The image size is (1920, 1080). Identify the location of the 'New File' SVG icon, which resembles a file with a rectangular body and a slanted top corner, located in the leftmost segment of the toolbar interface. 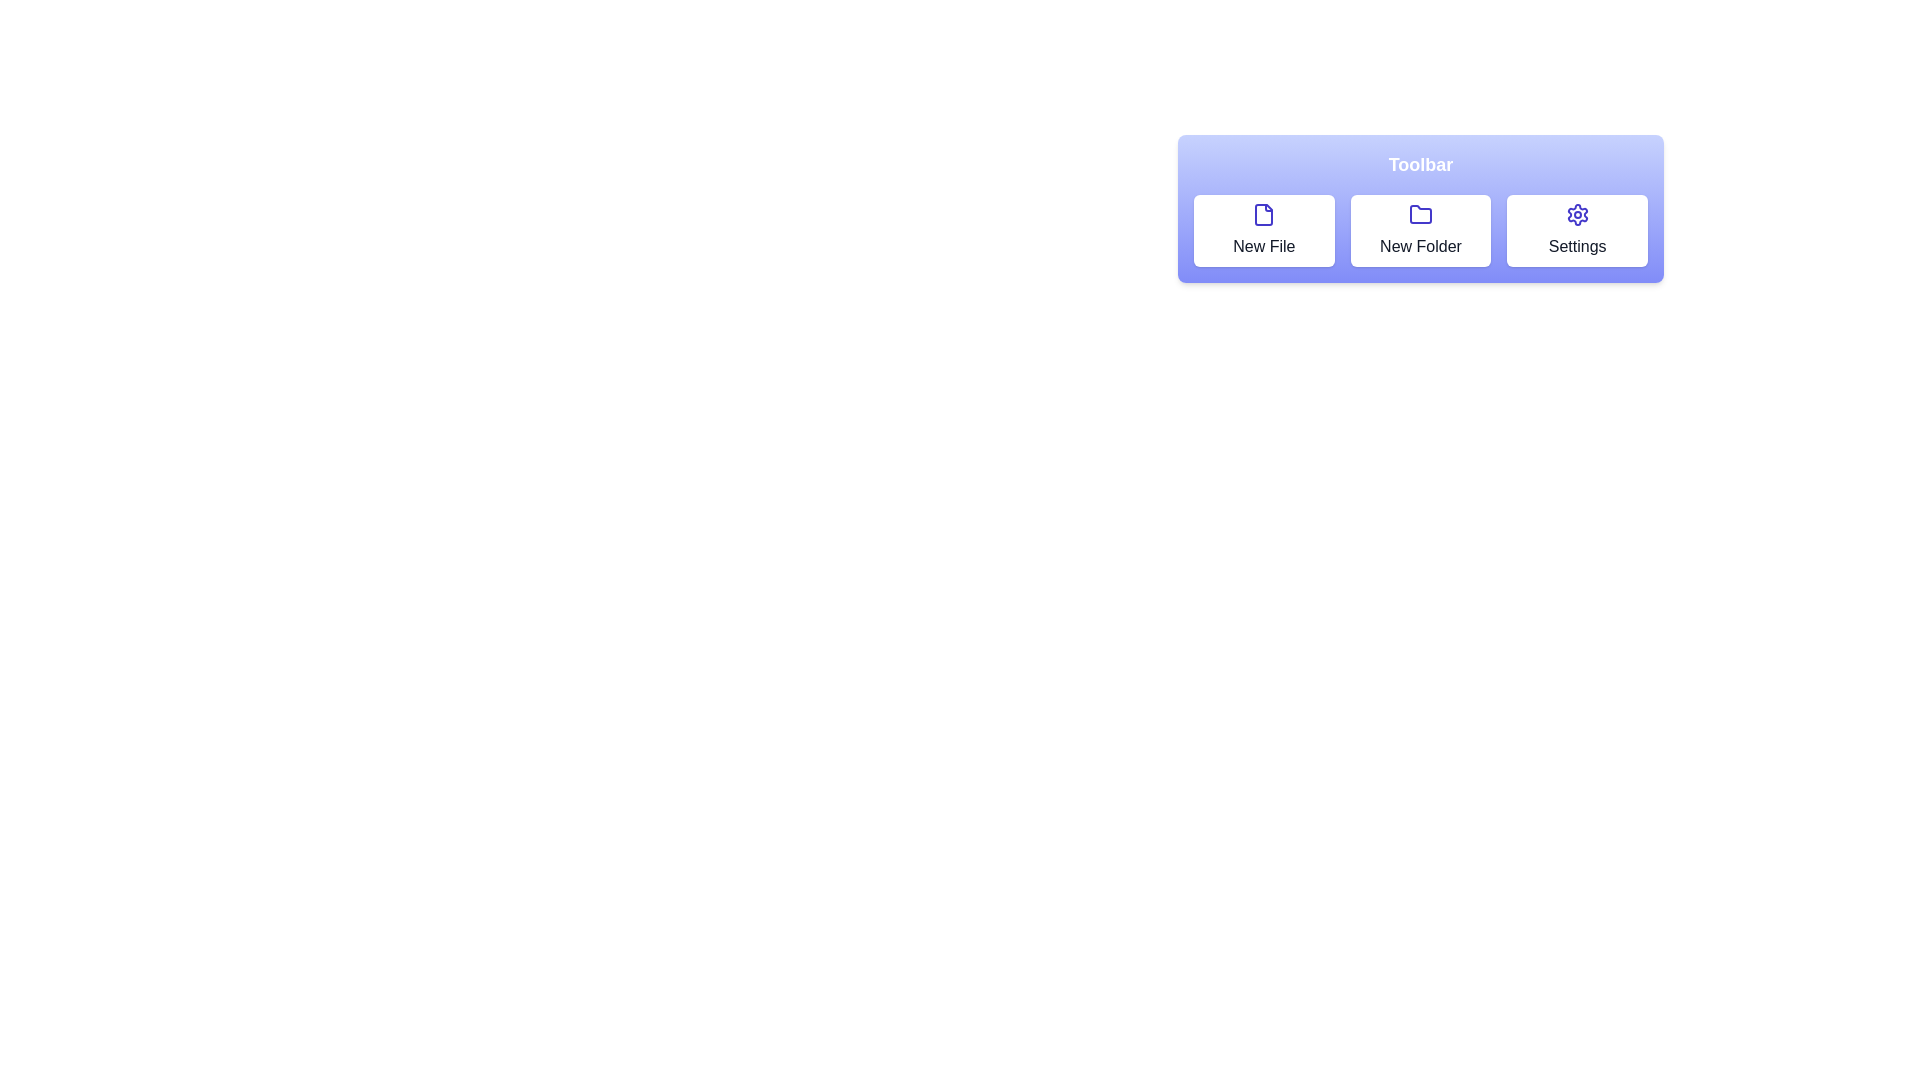
(1263, 215).